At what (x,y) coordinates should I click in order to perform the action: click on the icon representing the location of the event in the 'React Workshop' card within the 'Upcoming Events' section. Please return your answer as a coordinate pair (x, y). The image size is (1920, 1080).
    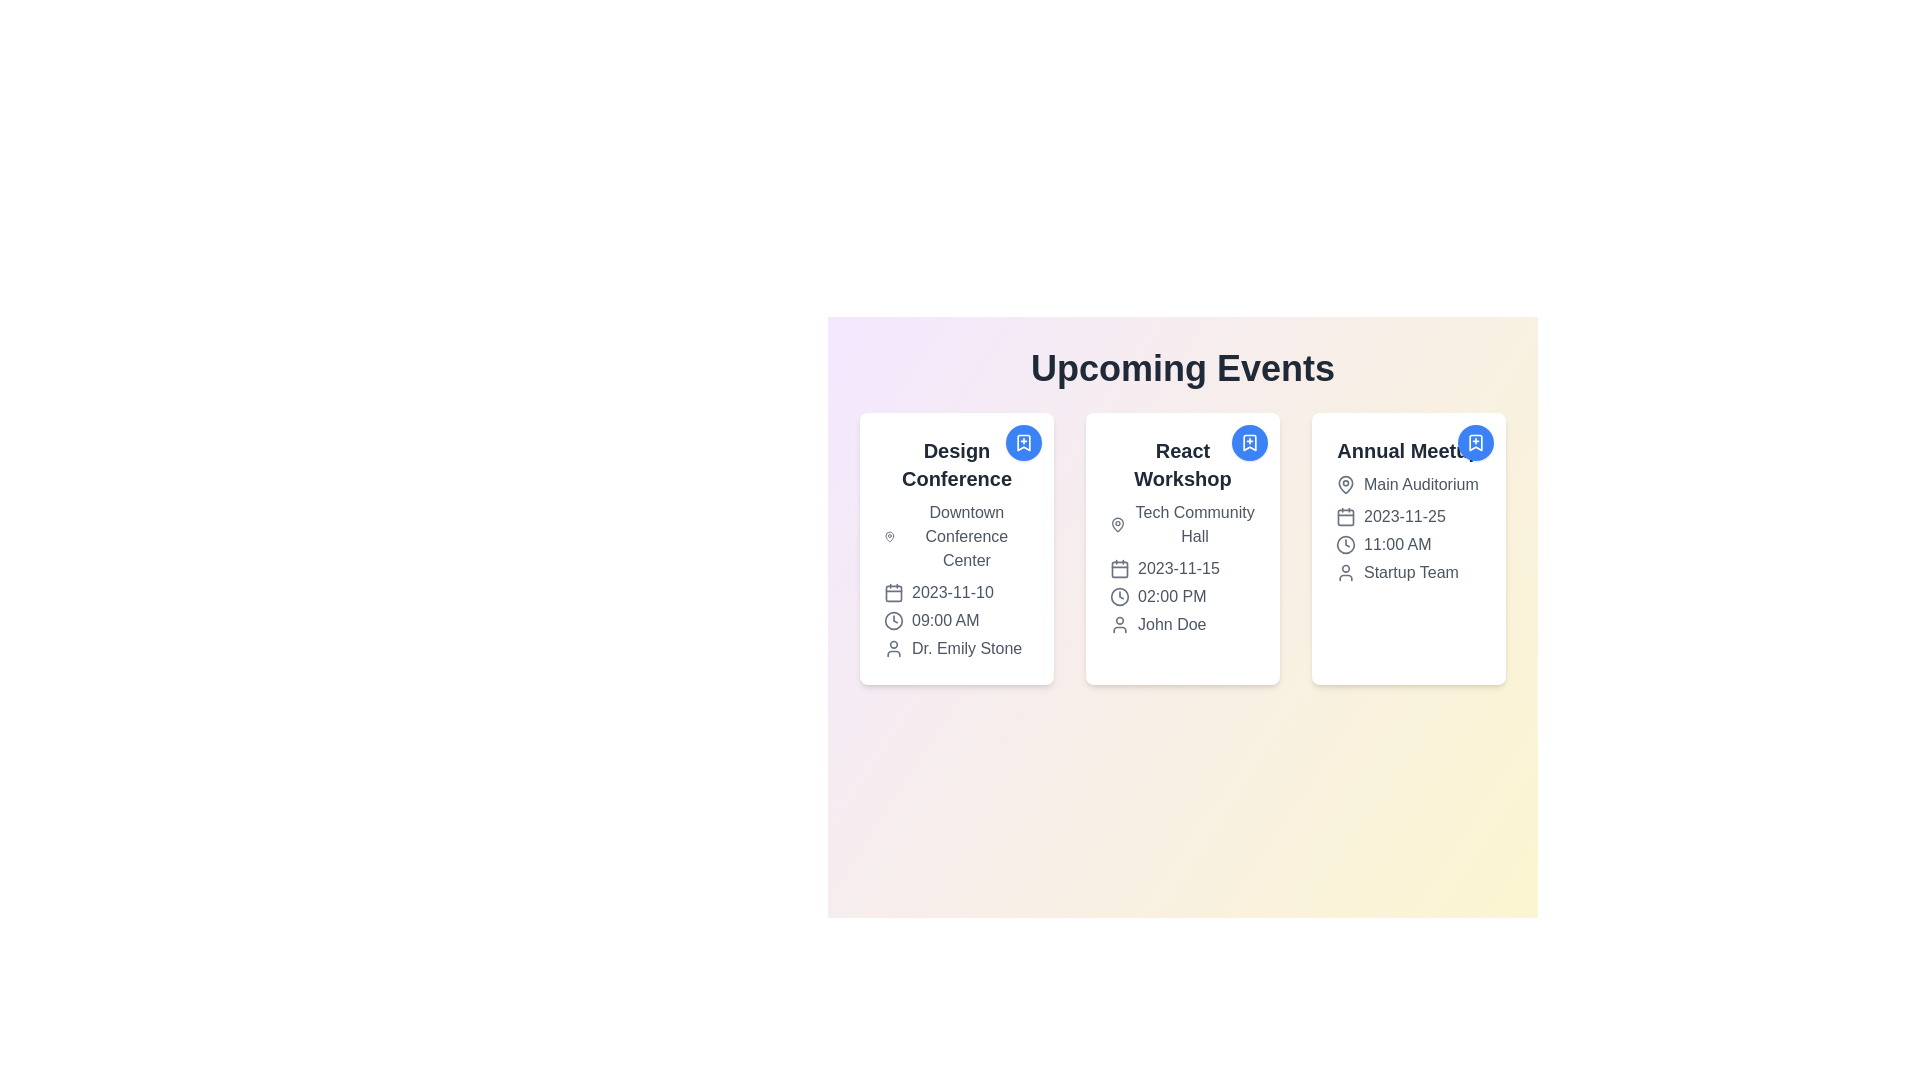
    Looking at the image, I should click on (1117, 523).